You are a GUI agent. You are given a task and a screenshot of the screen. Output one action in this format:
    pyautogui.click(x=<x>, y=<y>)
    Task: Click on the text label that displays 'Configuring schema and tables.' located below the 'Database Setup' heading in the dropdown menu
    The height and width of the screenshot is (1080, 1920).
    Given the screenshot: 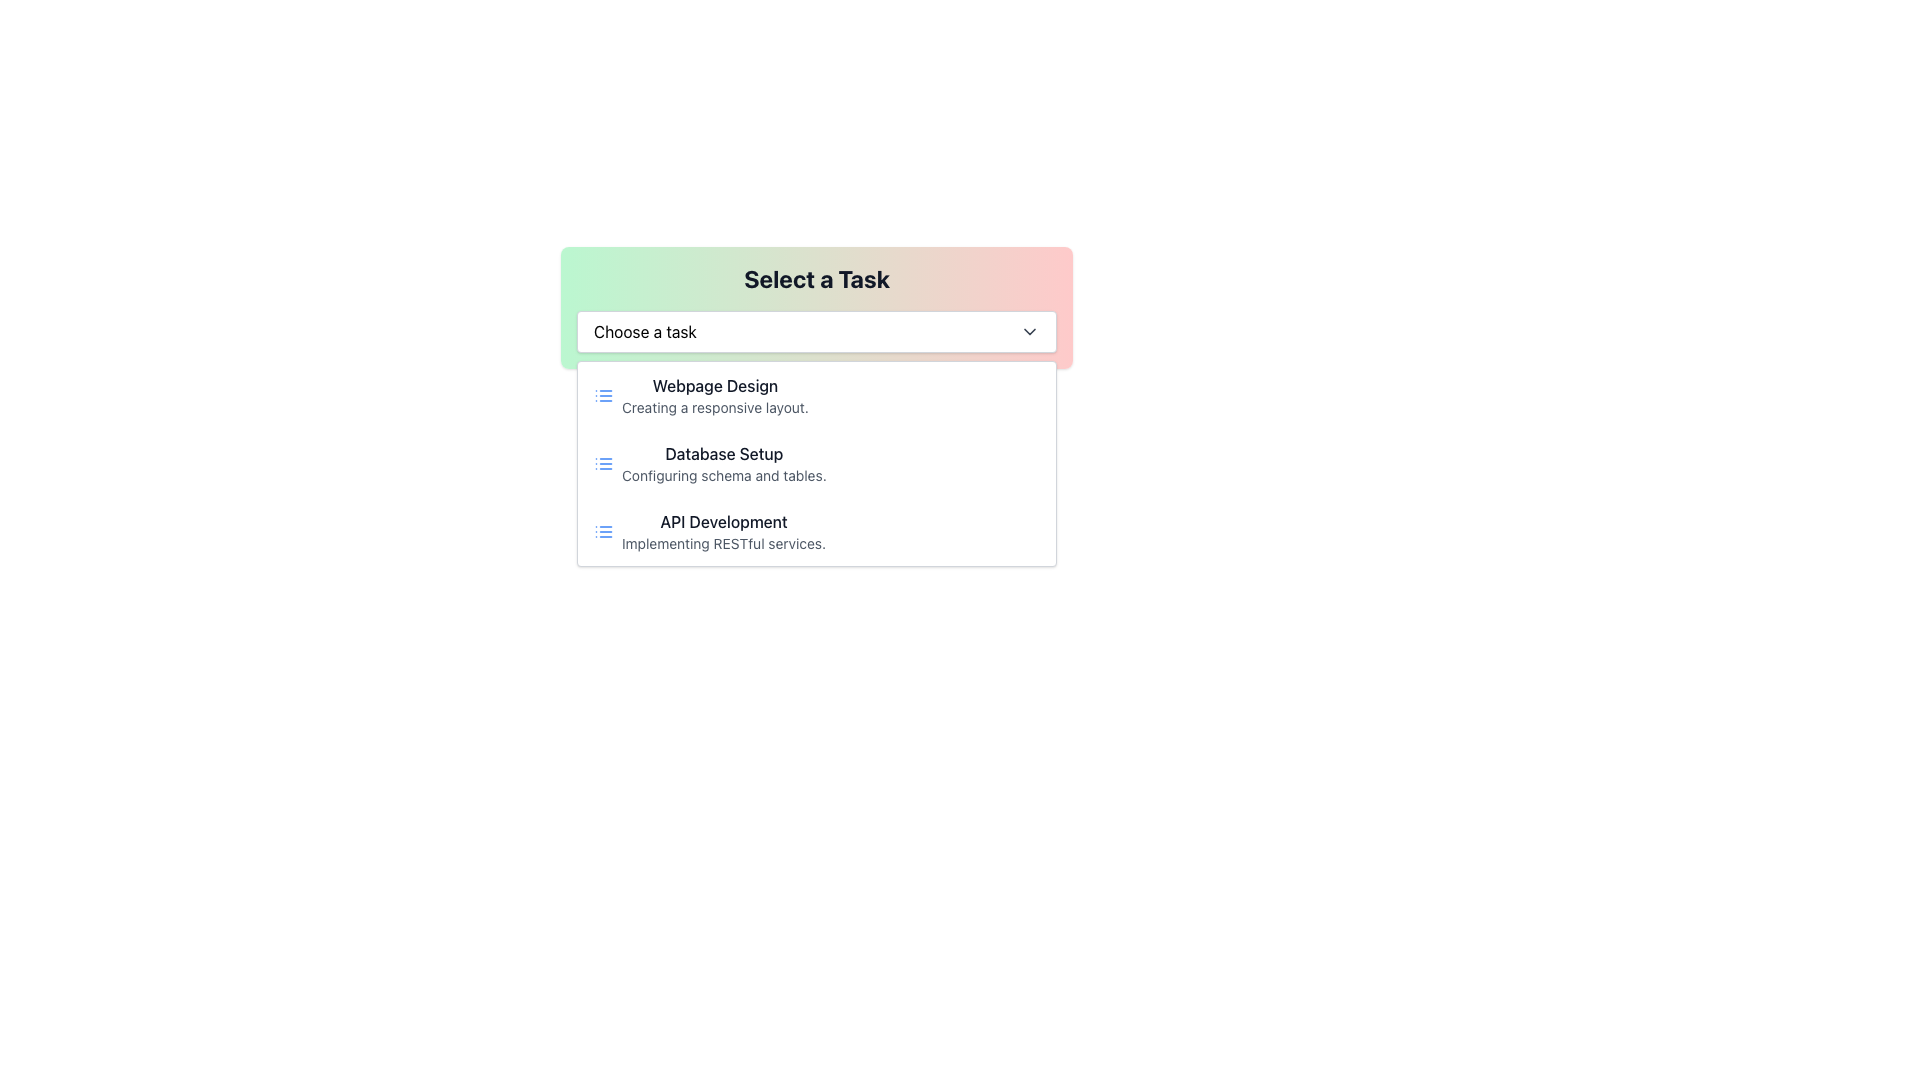 What is the action you would take?
    pyautogui.click(x=723, y=475)
    